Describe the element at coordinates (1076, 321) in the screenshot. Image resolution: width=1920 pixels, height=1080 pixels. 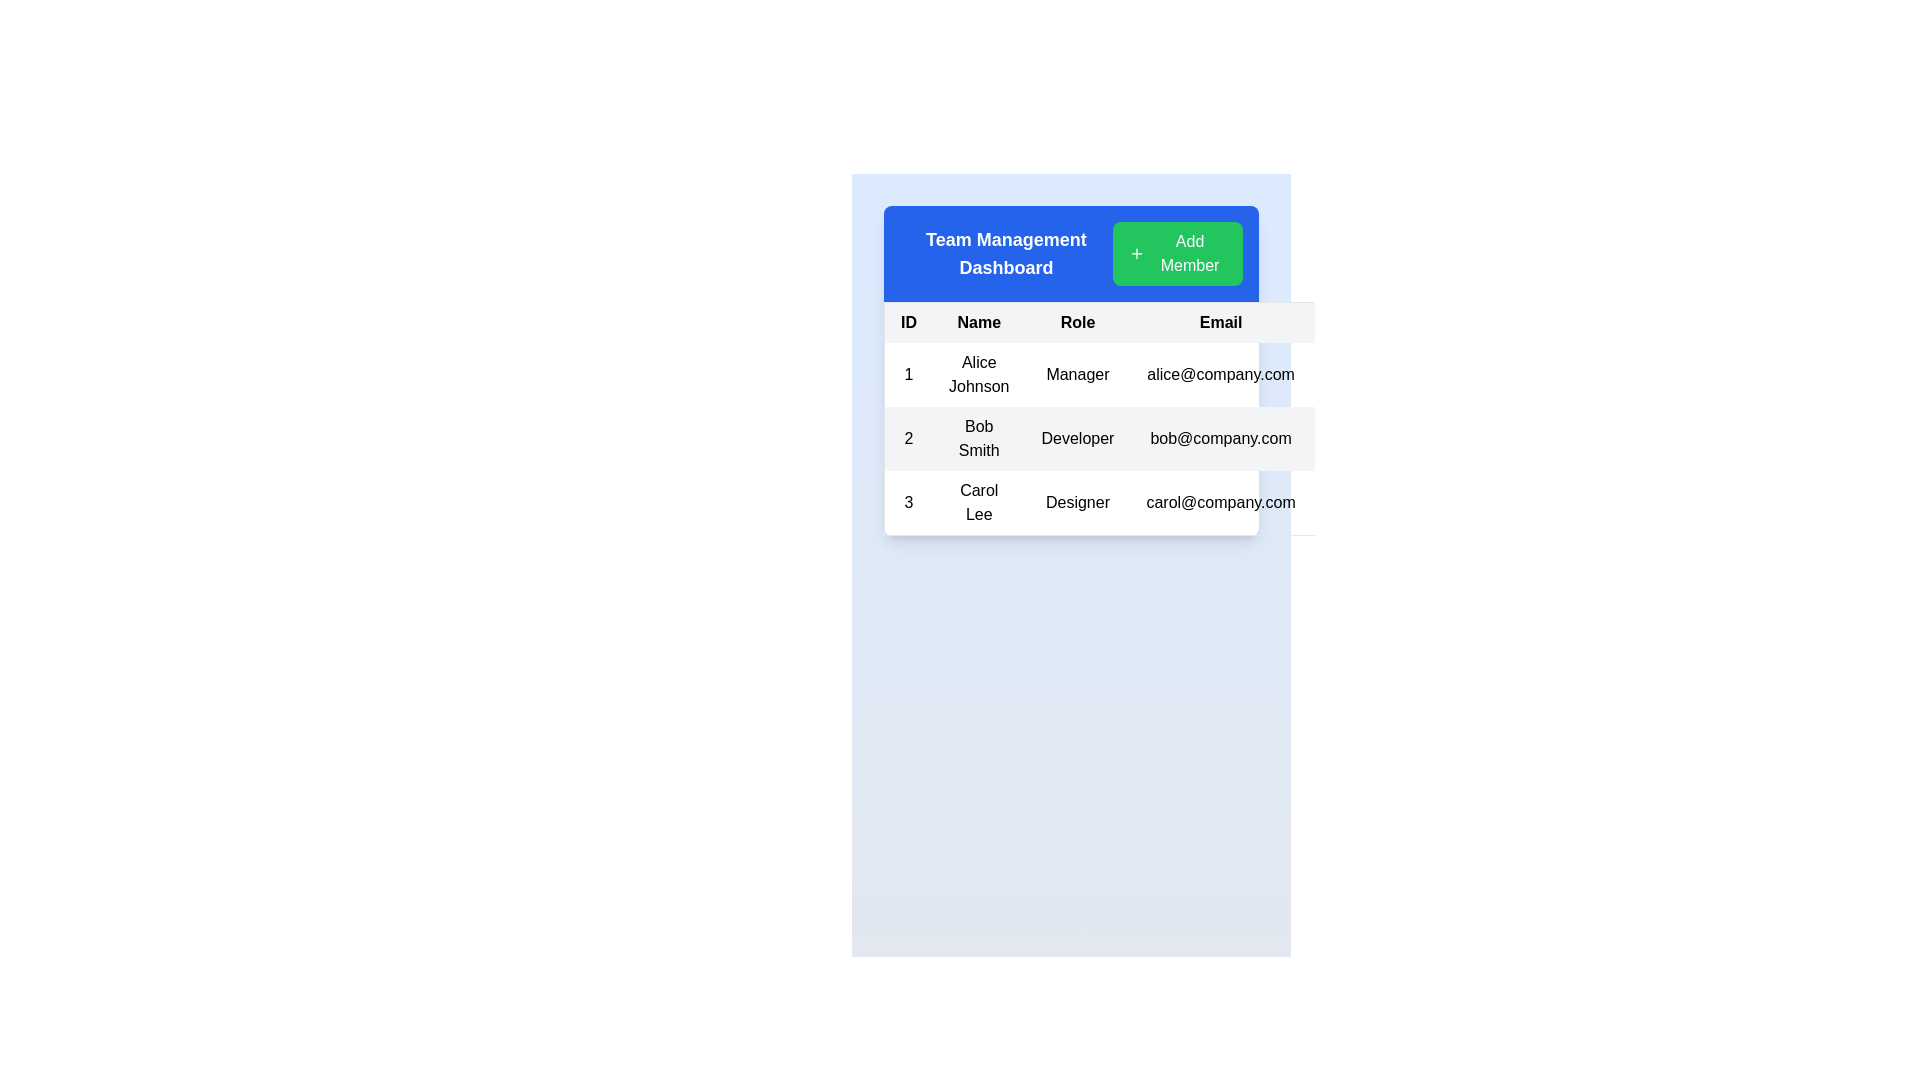
I see `the 'Role' text label in the table header, which is the third column between 'Name' and 'Email', styled with a bold black typeface on a gray background` at that location.